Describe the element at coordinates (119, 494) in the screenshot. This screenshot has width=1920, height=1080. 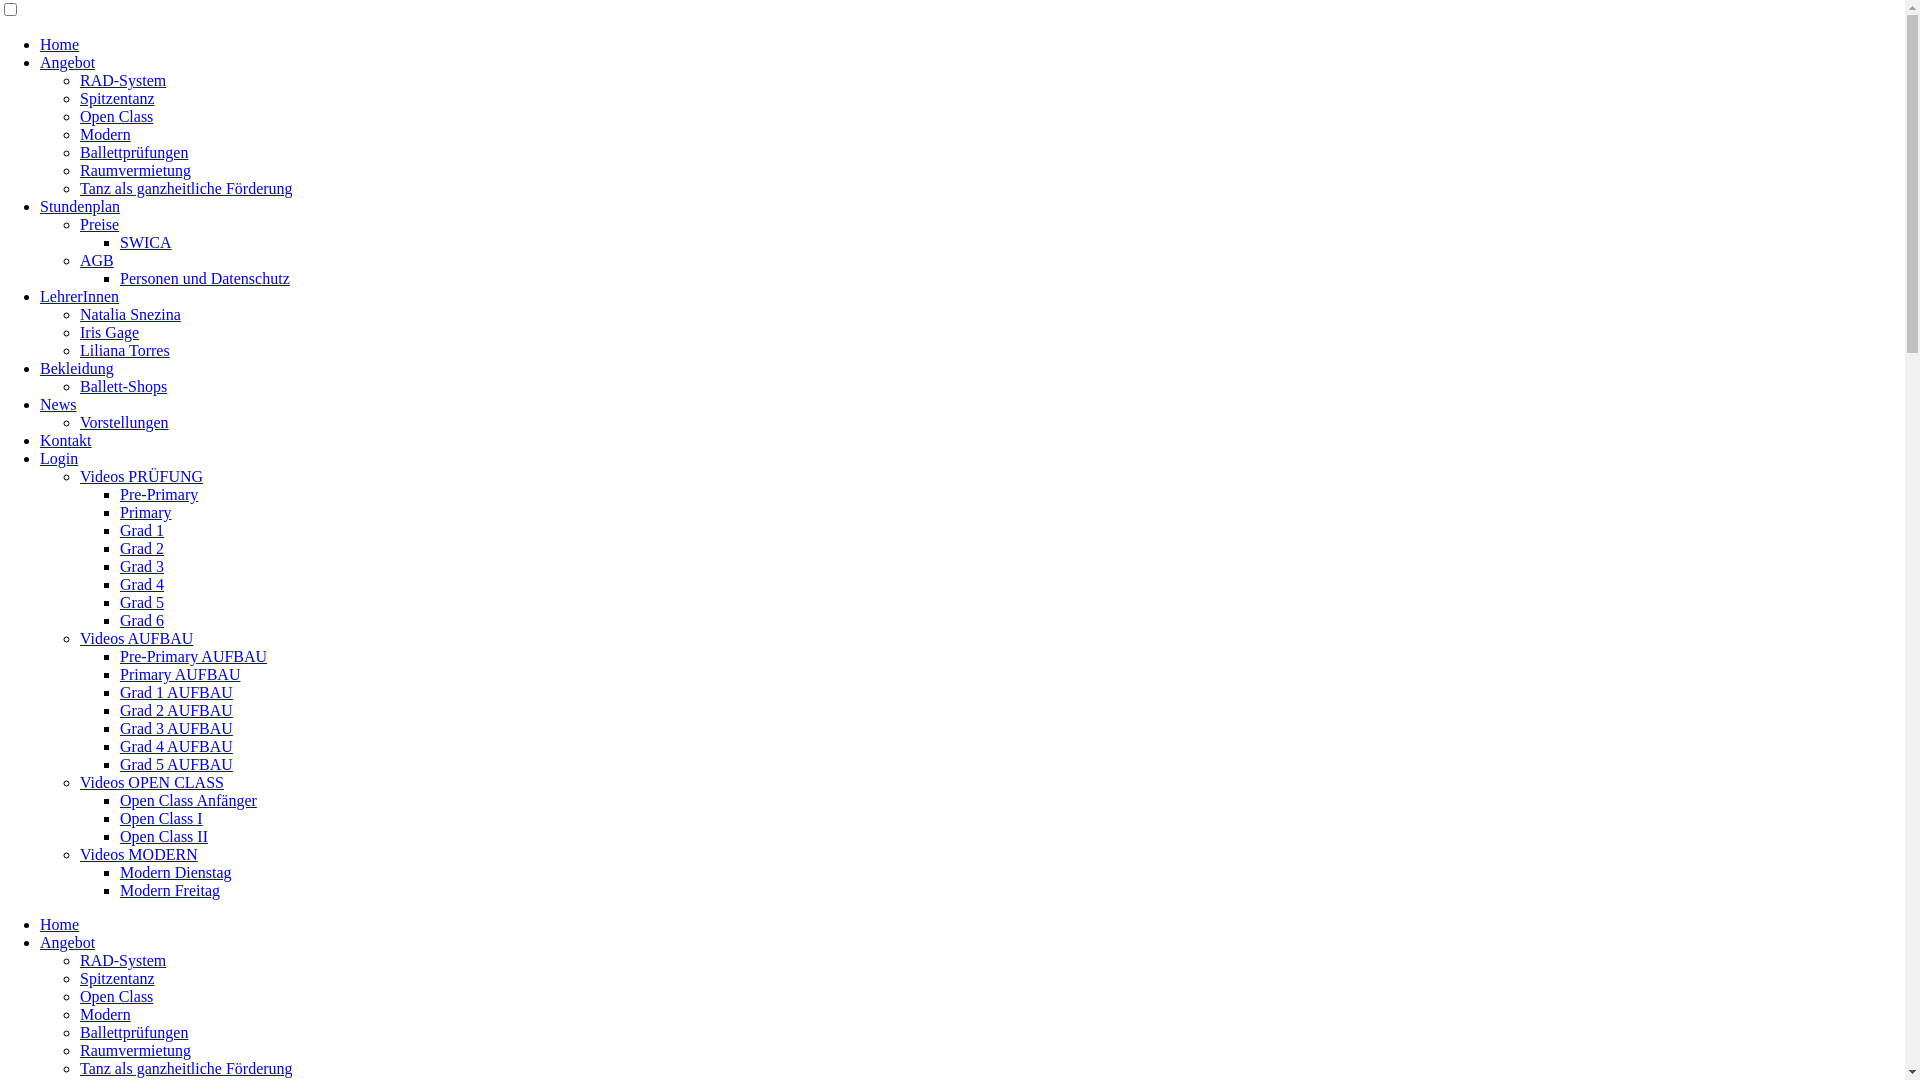
I see `'Pre-Primary'` at that location.